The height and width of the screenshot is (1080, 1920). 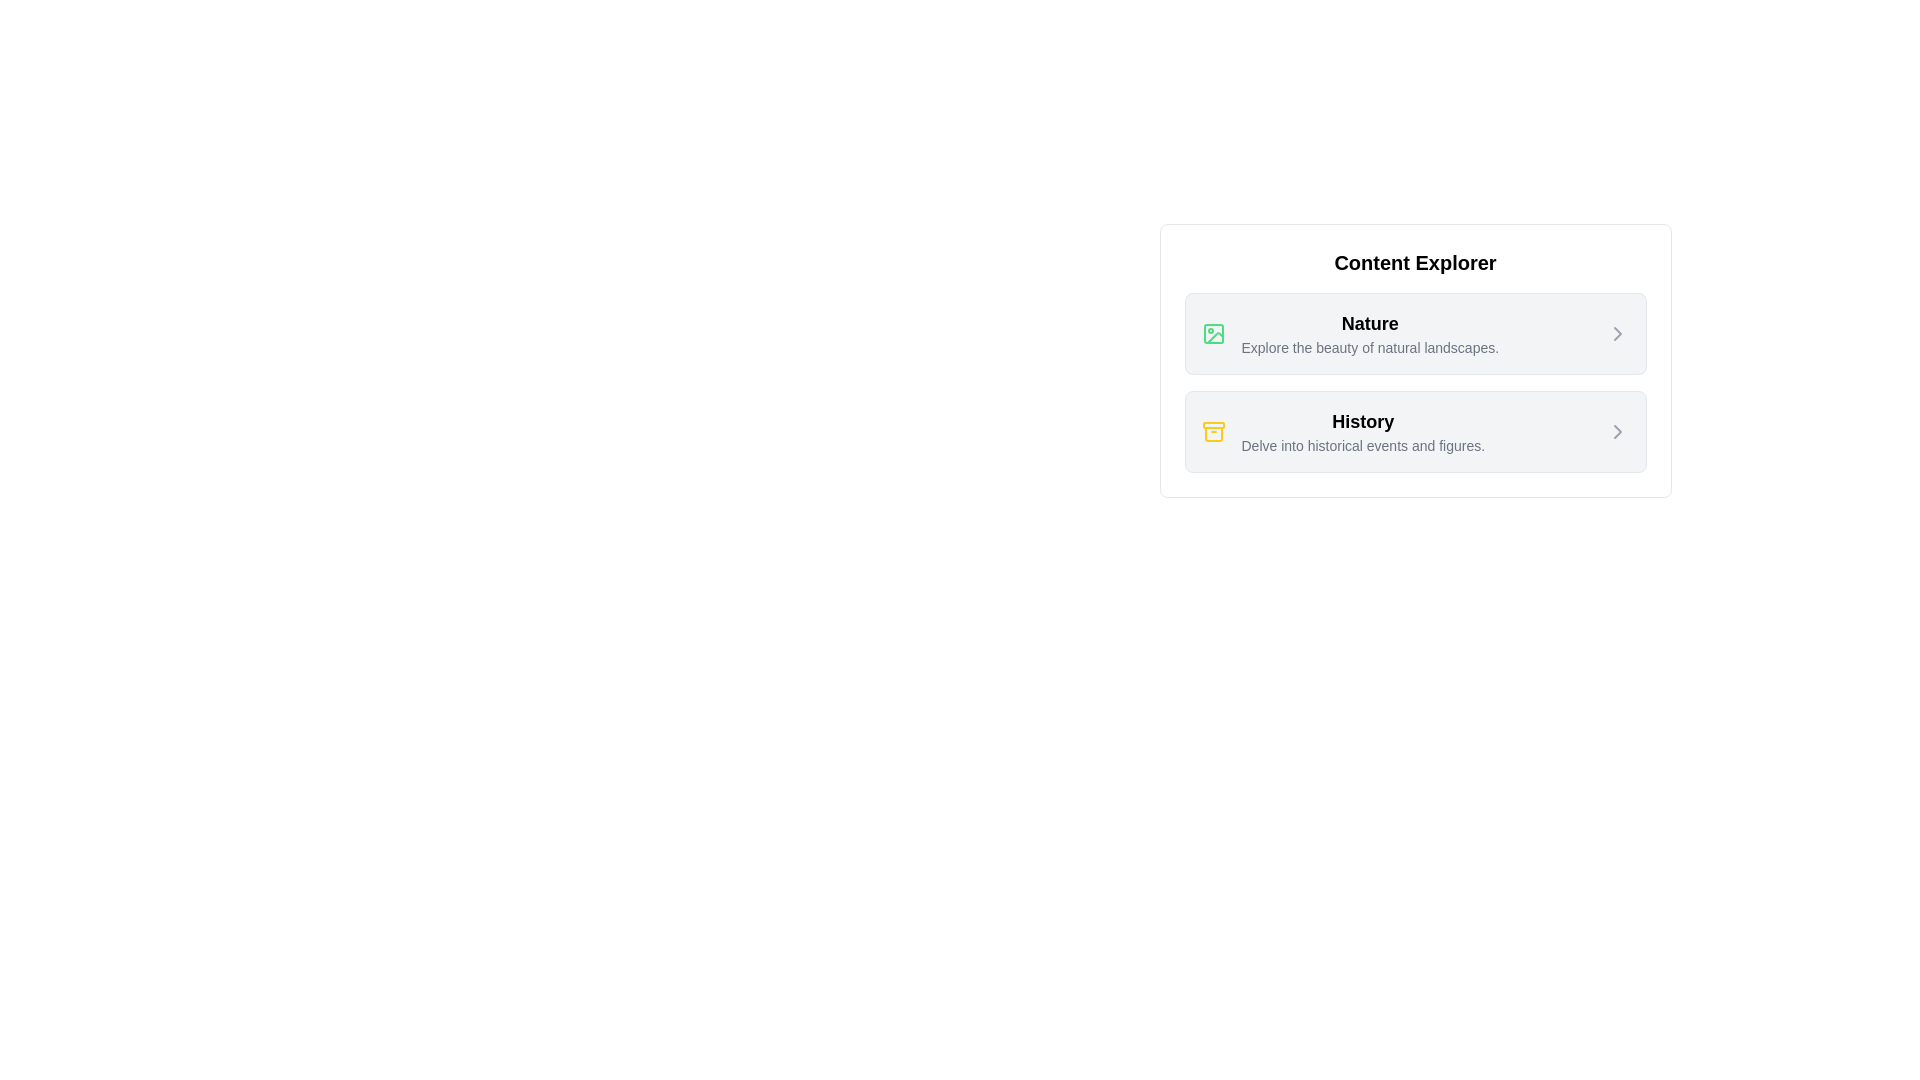 What do you see at coordinates (1617, 431) in the screenshot?
I see `the navigational arrow icon located on the far-right side of the 'History' section` at bounding box center [1617, 431].